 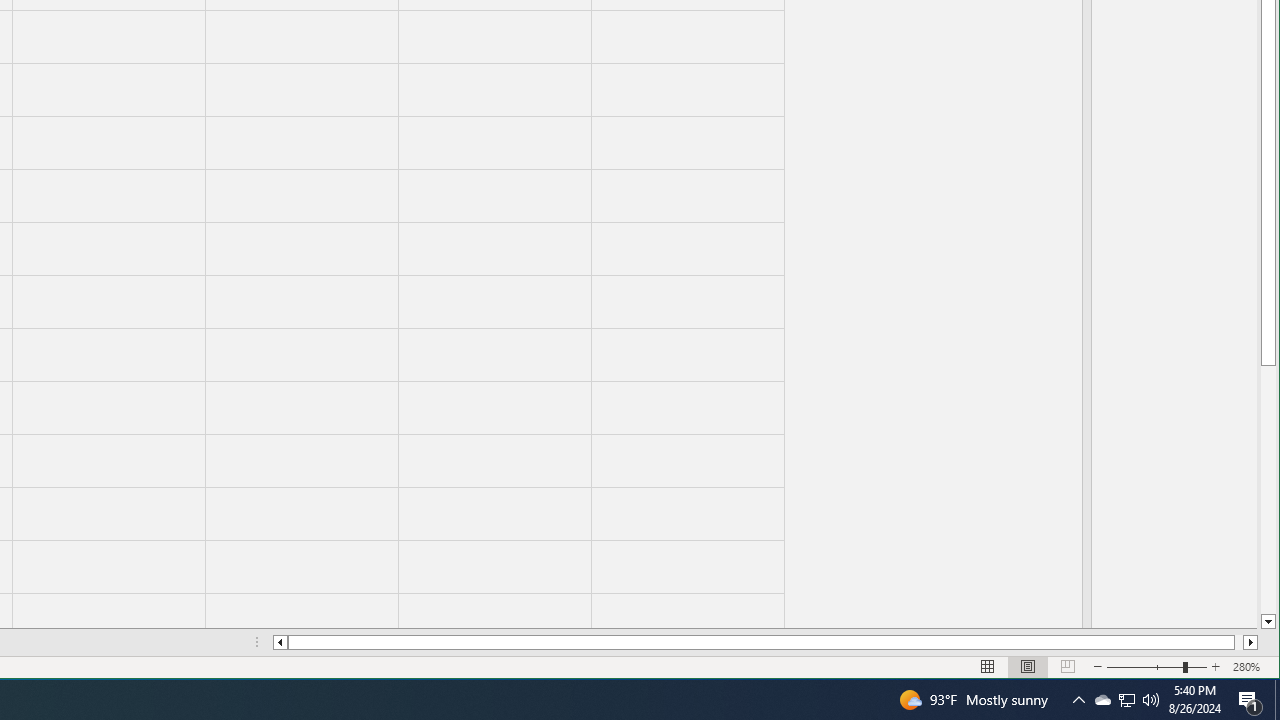 I want to click on 'Normal', so click(x=988, y=667).